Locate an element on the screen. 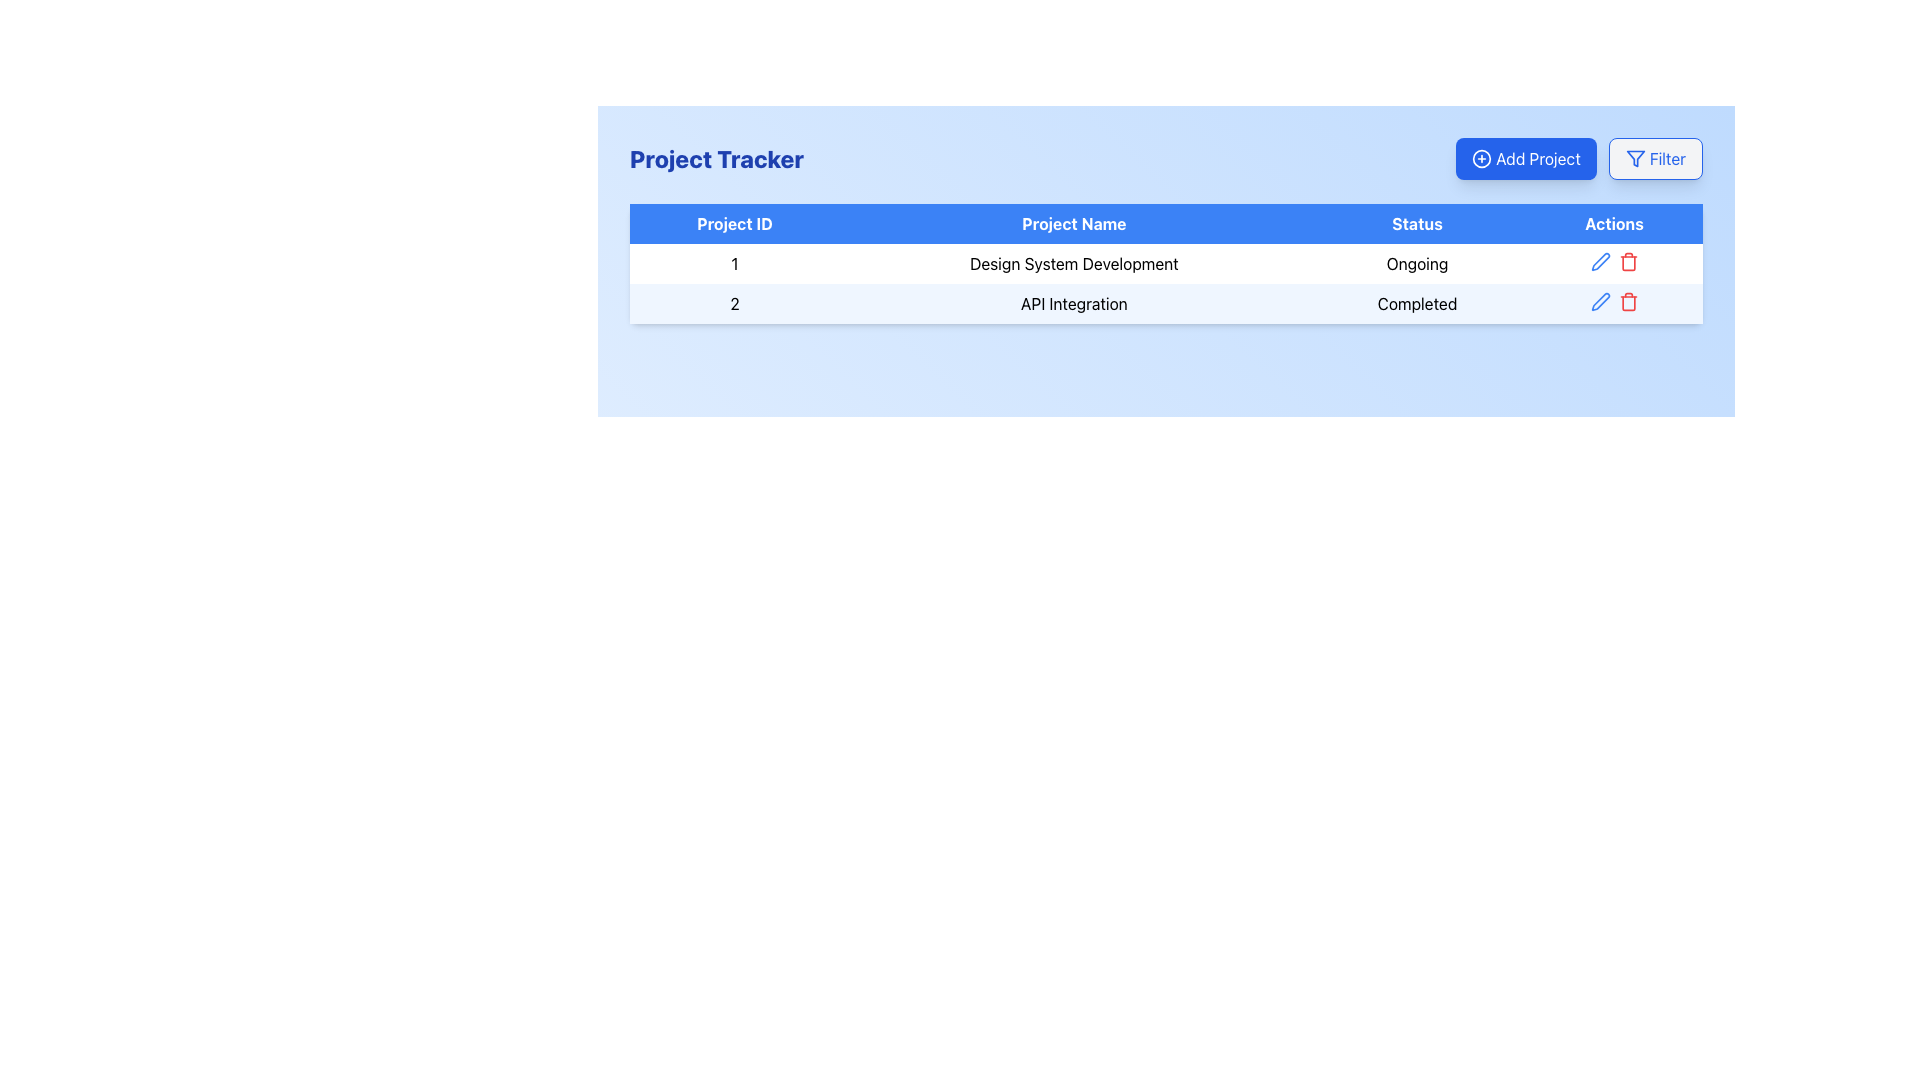 The height and width of the screenshot is (1080, 1920). the 'Add New Project' button located in the upper-right corner of the header group, to the immediate left of the 'Filter' button is located at coordinates (1578, 157).